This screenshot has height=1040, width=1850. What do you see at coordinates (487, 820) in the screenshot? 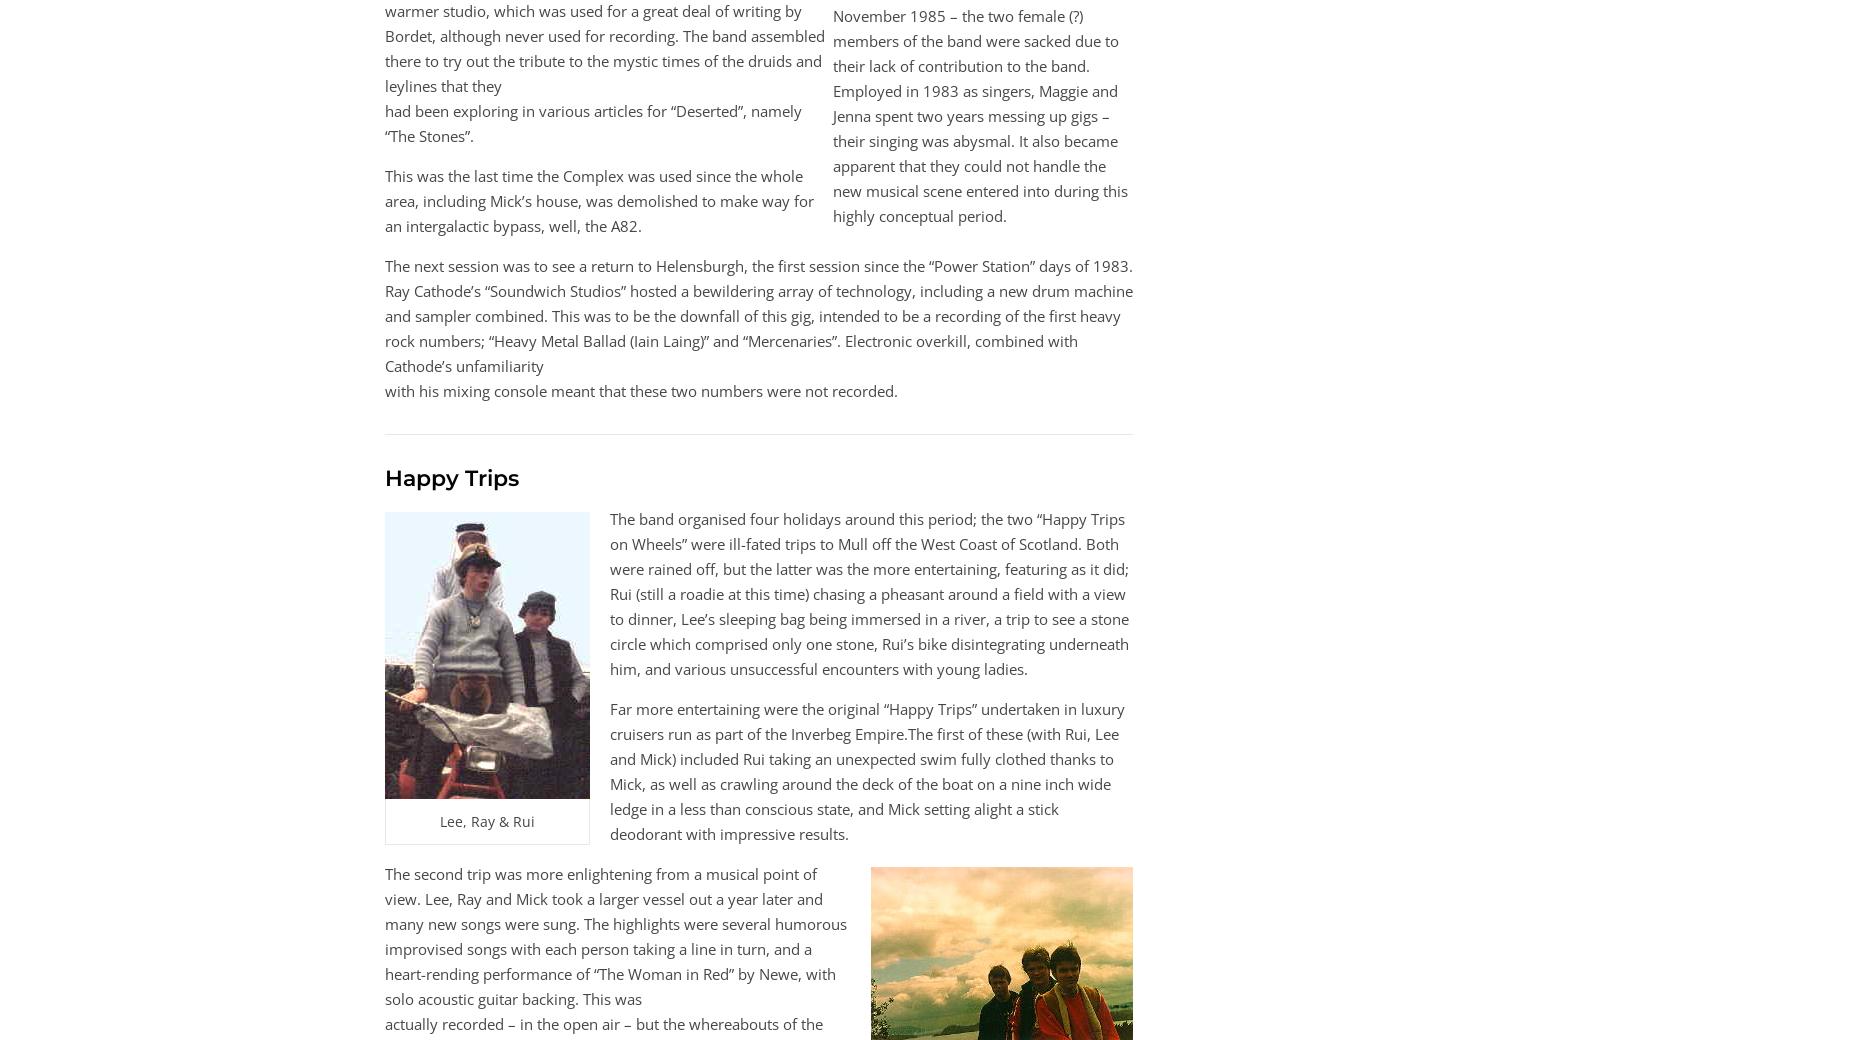
I see `'Lee, Ray & Rui'` at bounding box center [487, 820].